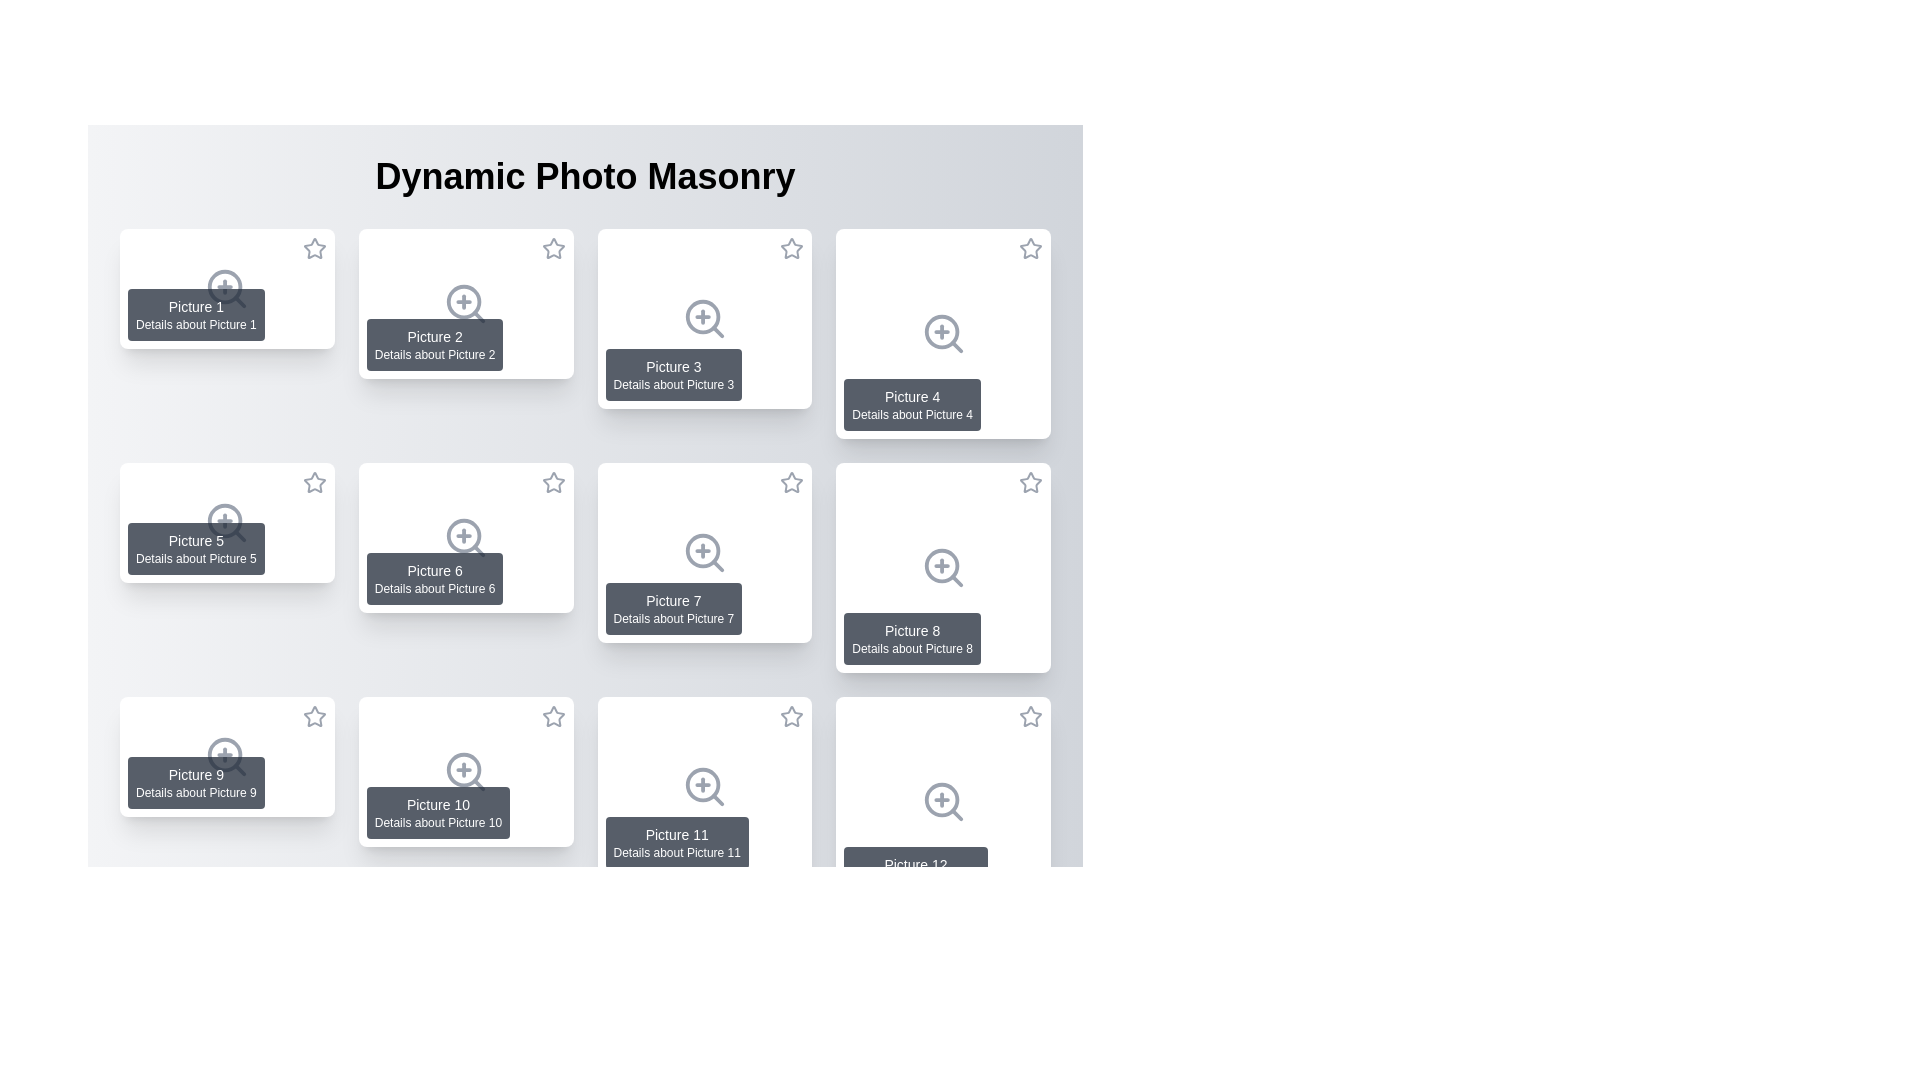 This screenshot has width=1920, height=1080. What do you see at coordinates (1031, 251) in the screenshot?
I see `the star icon located at the top-right corner of the card labeled 'Picture 4'` at bounding box center [1031, 251].